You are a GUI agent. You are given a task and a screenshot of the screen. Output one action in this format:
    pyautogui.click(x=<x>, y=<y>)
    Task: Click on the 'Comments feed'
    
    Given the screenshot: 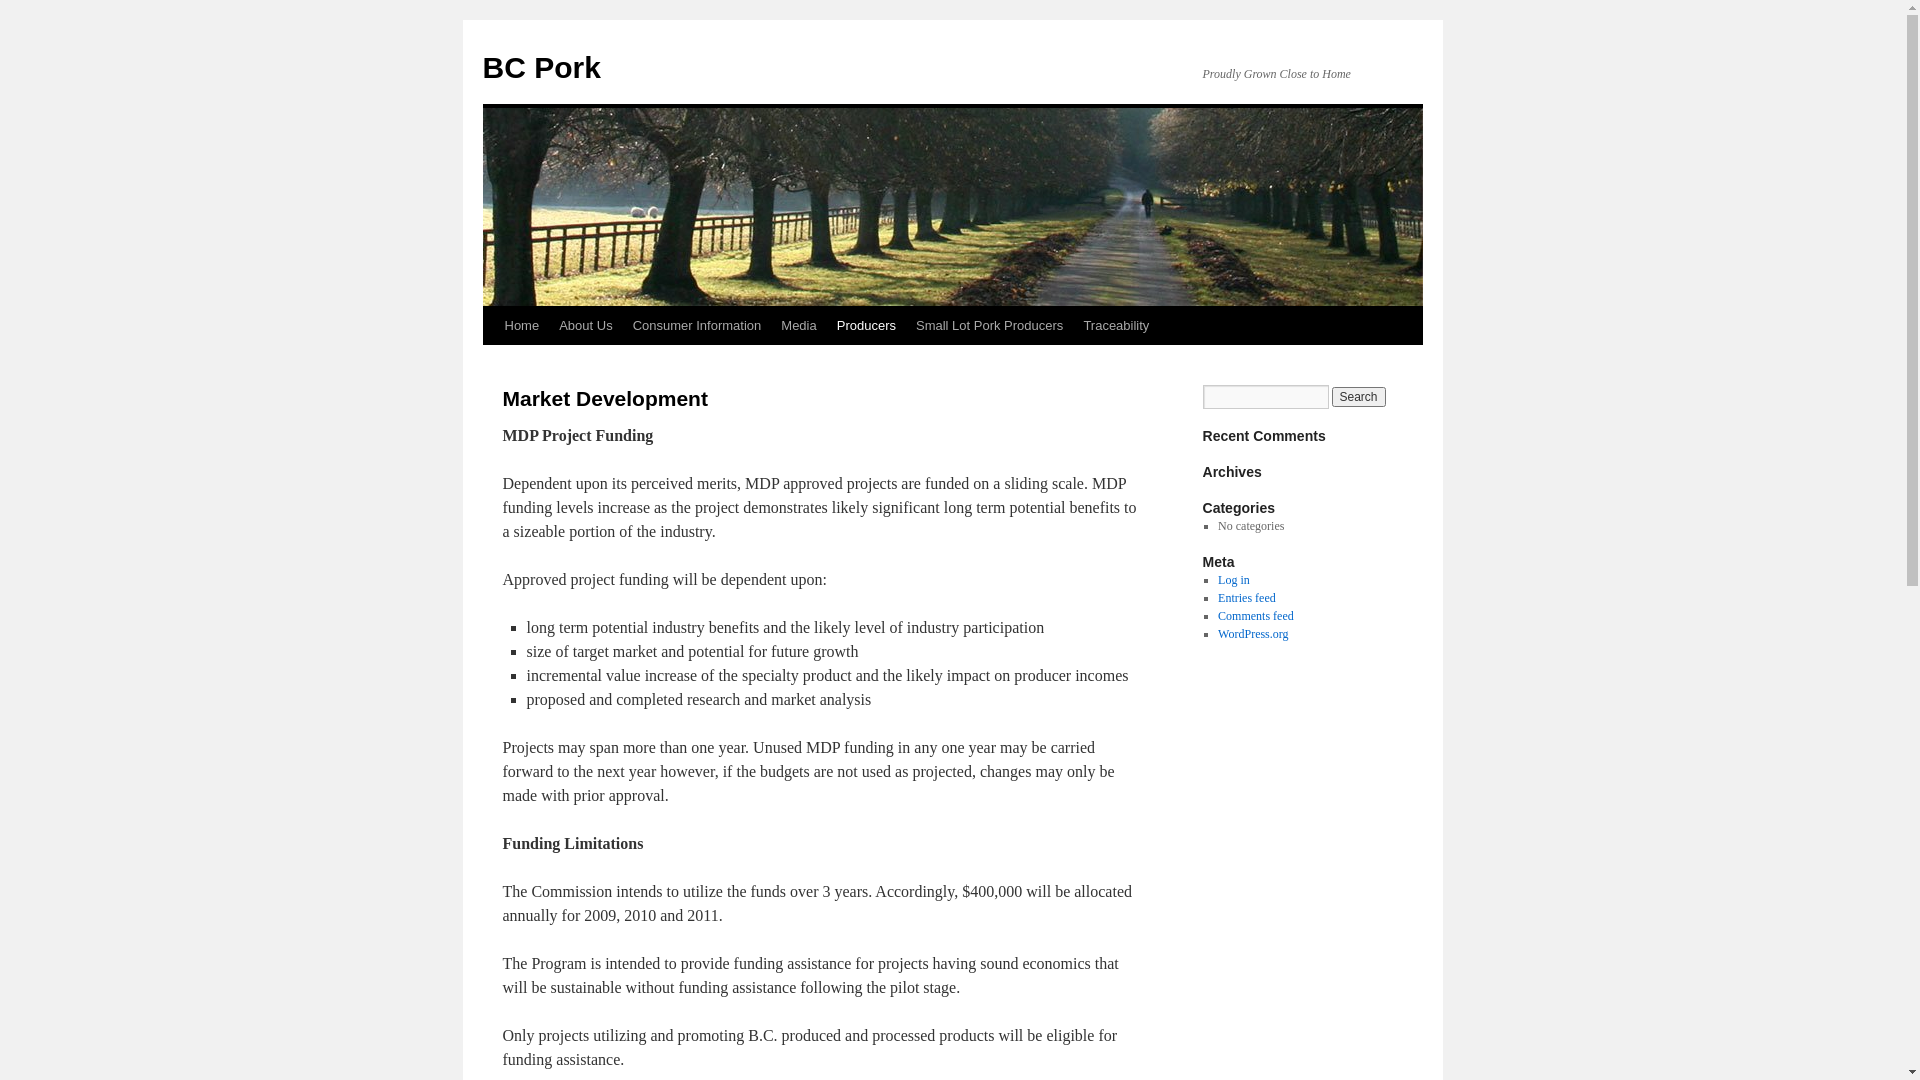 What is the action you would take?
    pyautogui.click(x=1255, y=615)
    